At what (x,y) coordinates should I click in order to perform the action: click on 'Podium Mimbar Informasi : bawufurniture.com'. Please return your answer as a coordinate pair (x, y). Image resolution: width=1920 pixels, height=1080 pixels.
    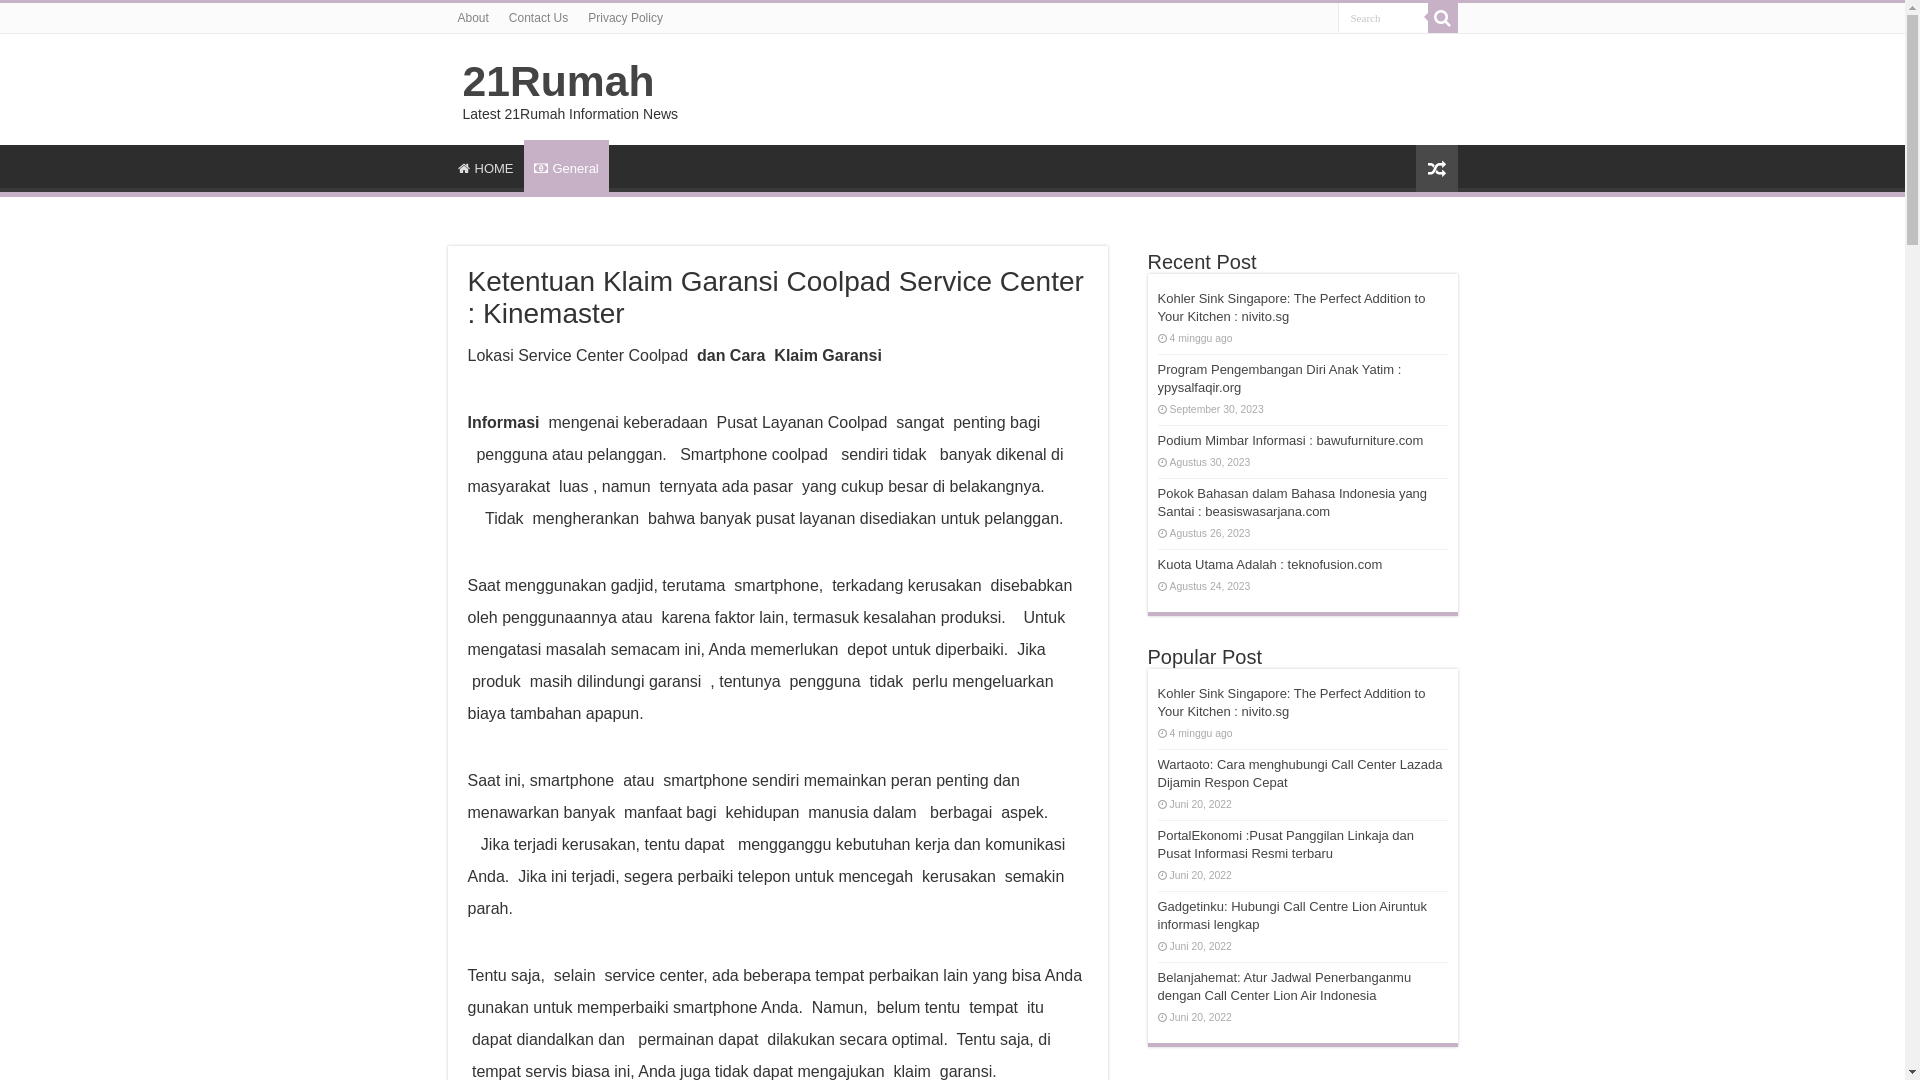
    Looking at the image, I should click on (1291, 439).